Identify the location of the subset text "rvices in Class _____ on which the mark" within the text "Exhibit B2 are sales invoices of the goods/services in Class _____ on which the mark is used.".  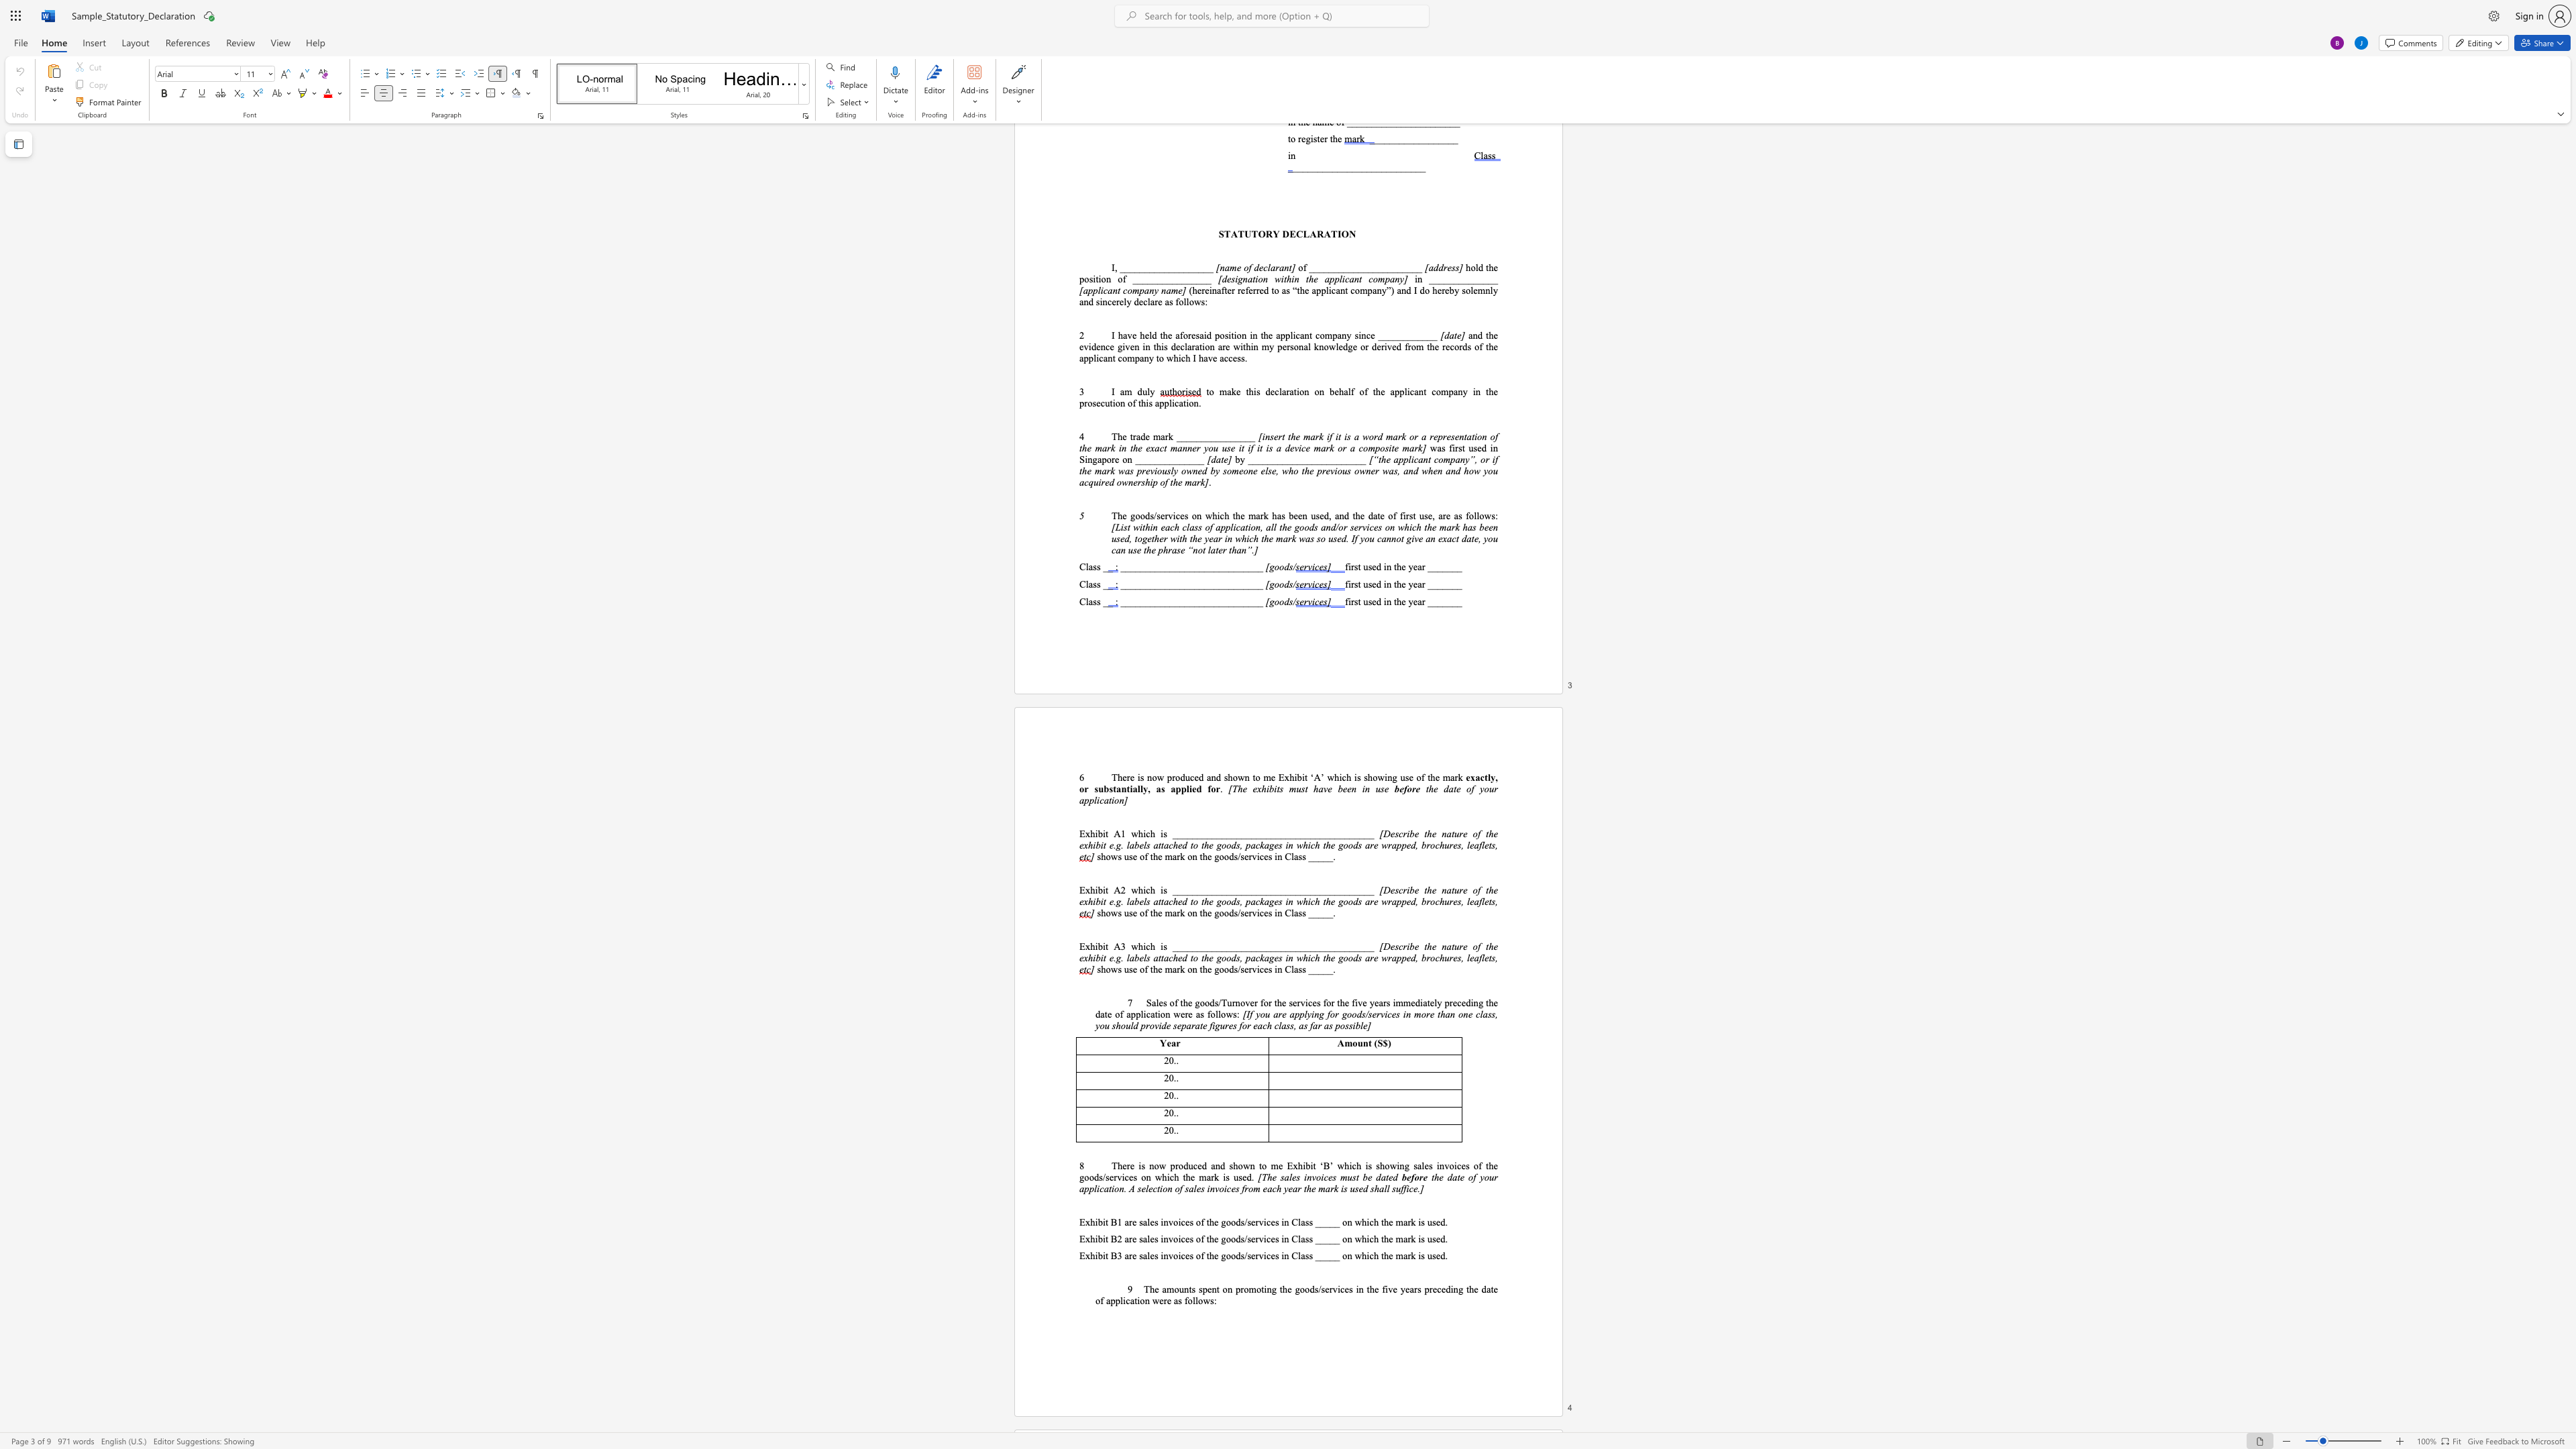
(1254, 1238).